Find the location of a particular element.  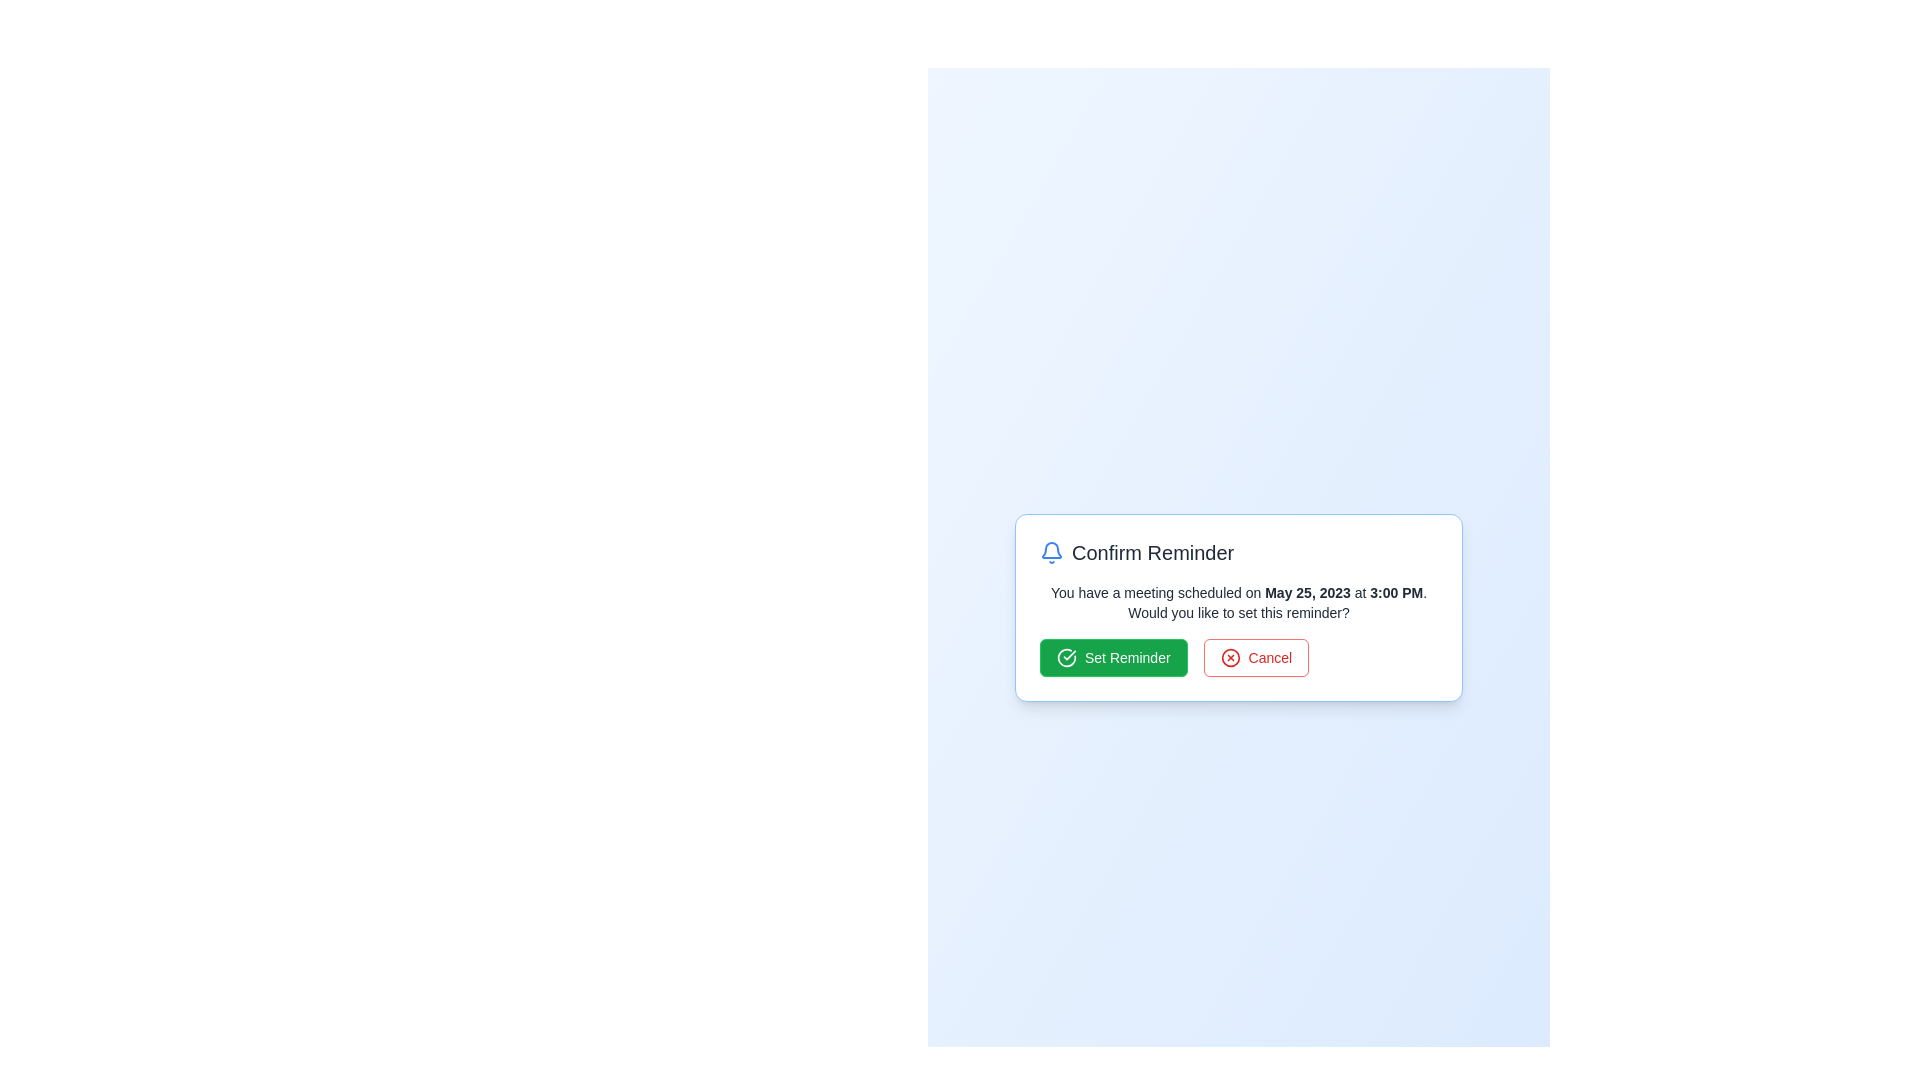

the scheduled time text element indicating '3:00 PM', which is located to the right of the date element 'May 25, 2023' in the meeting schedule details is located at coordinates (1395, 592).